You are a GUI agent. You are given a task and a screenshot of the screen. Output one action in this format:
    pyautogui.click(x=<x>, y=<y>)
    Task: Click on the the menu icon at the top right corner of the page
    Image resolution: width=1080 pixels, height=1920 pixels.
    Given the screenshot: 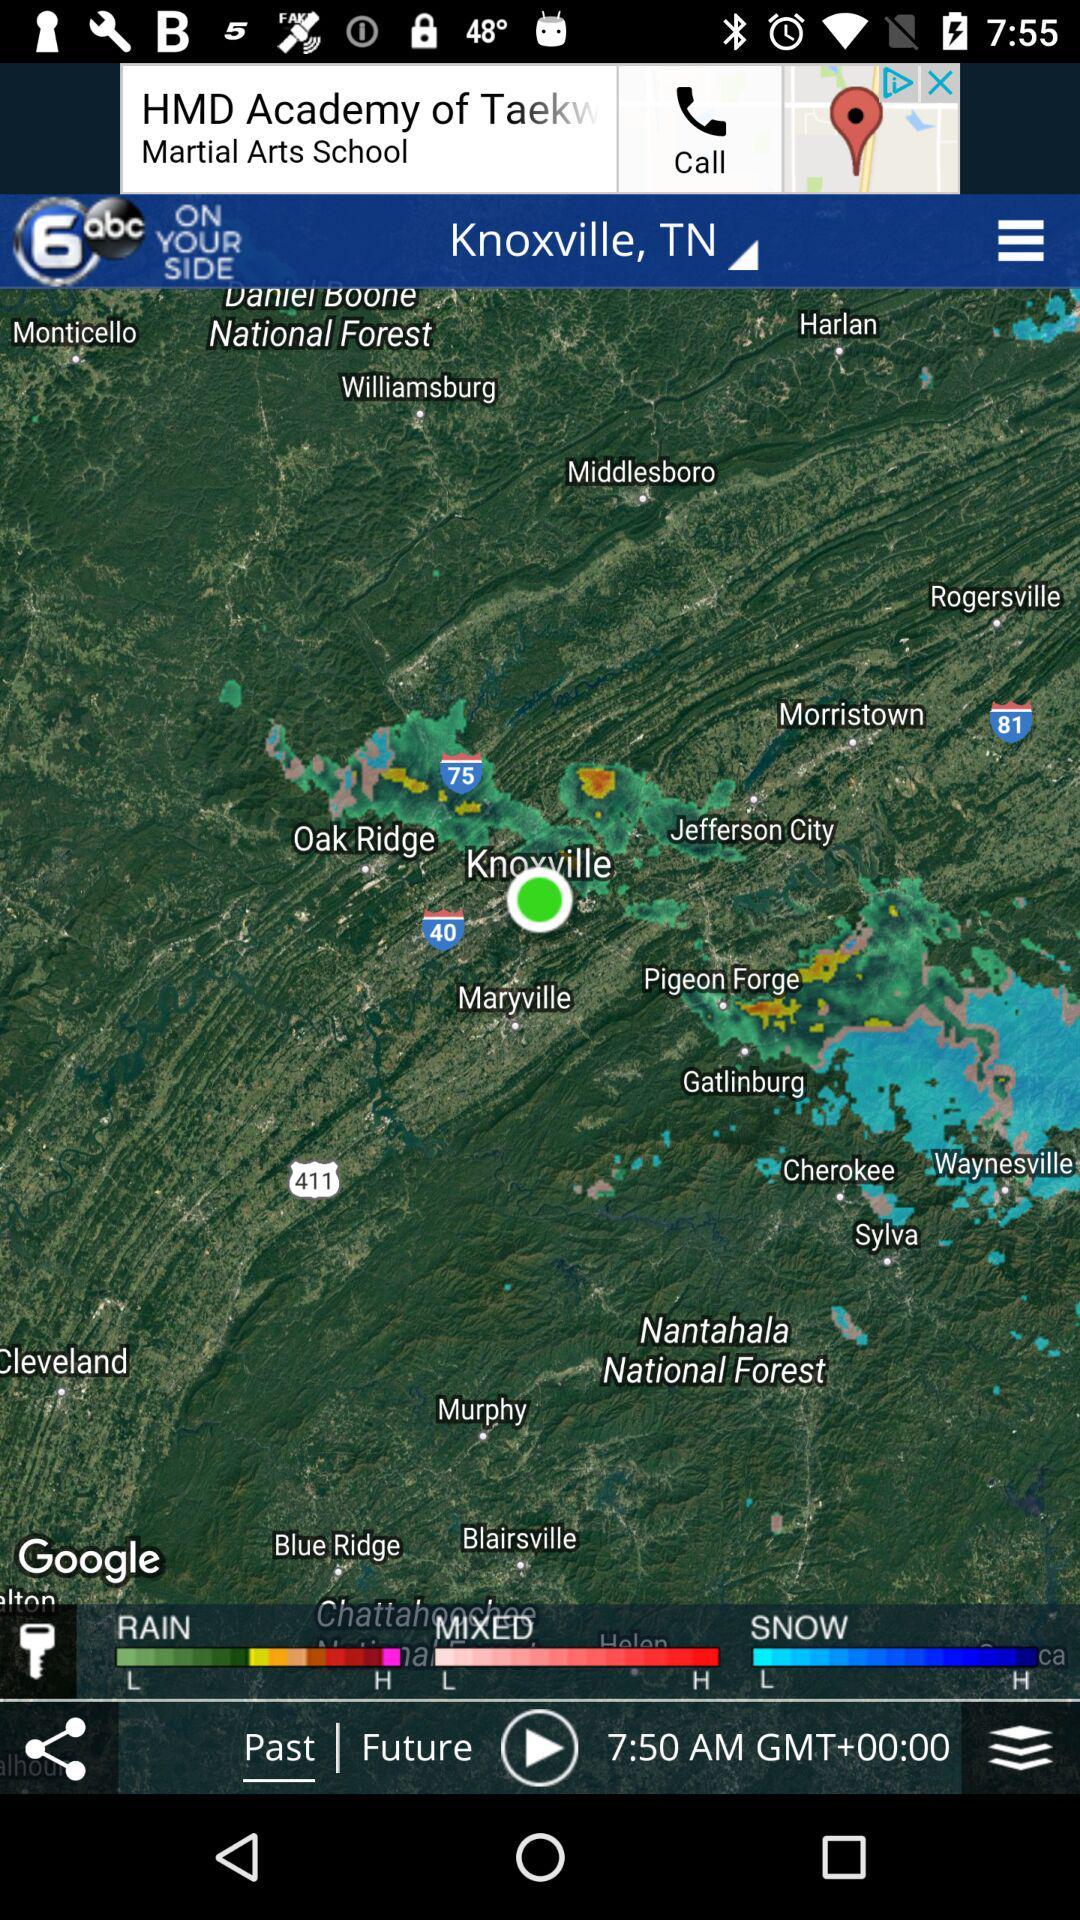 What is the action you would take?
    pyautogui.click(x=1026, y=240)
    